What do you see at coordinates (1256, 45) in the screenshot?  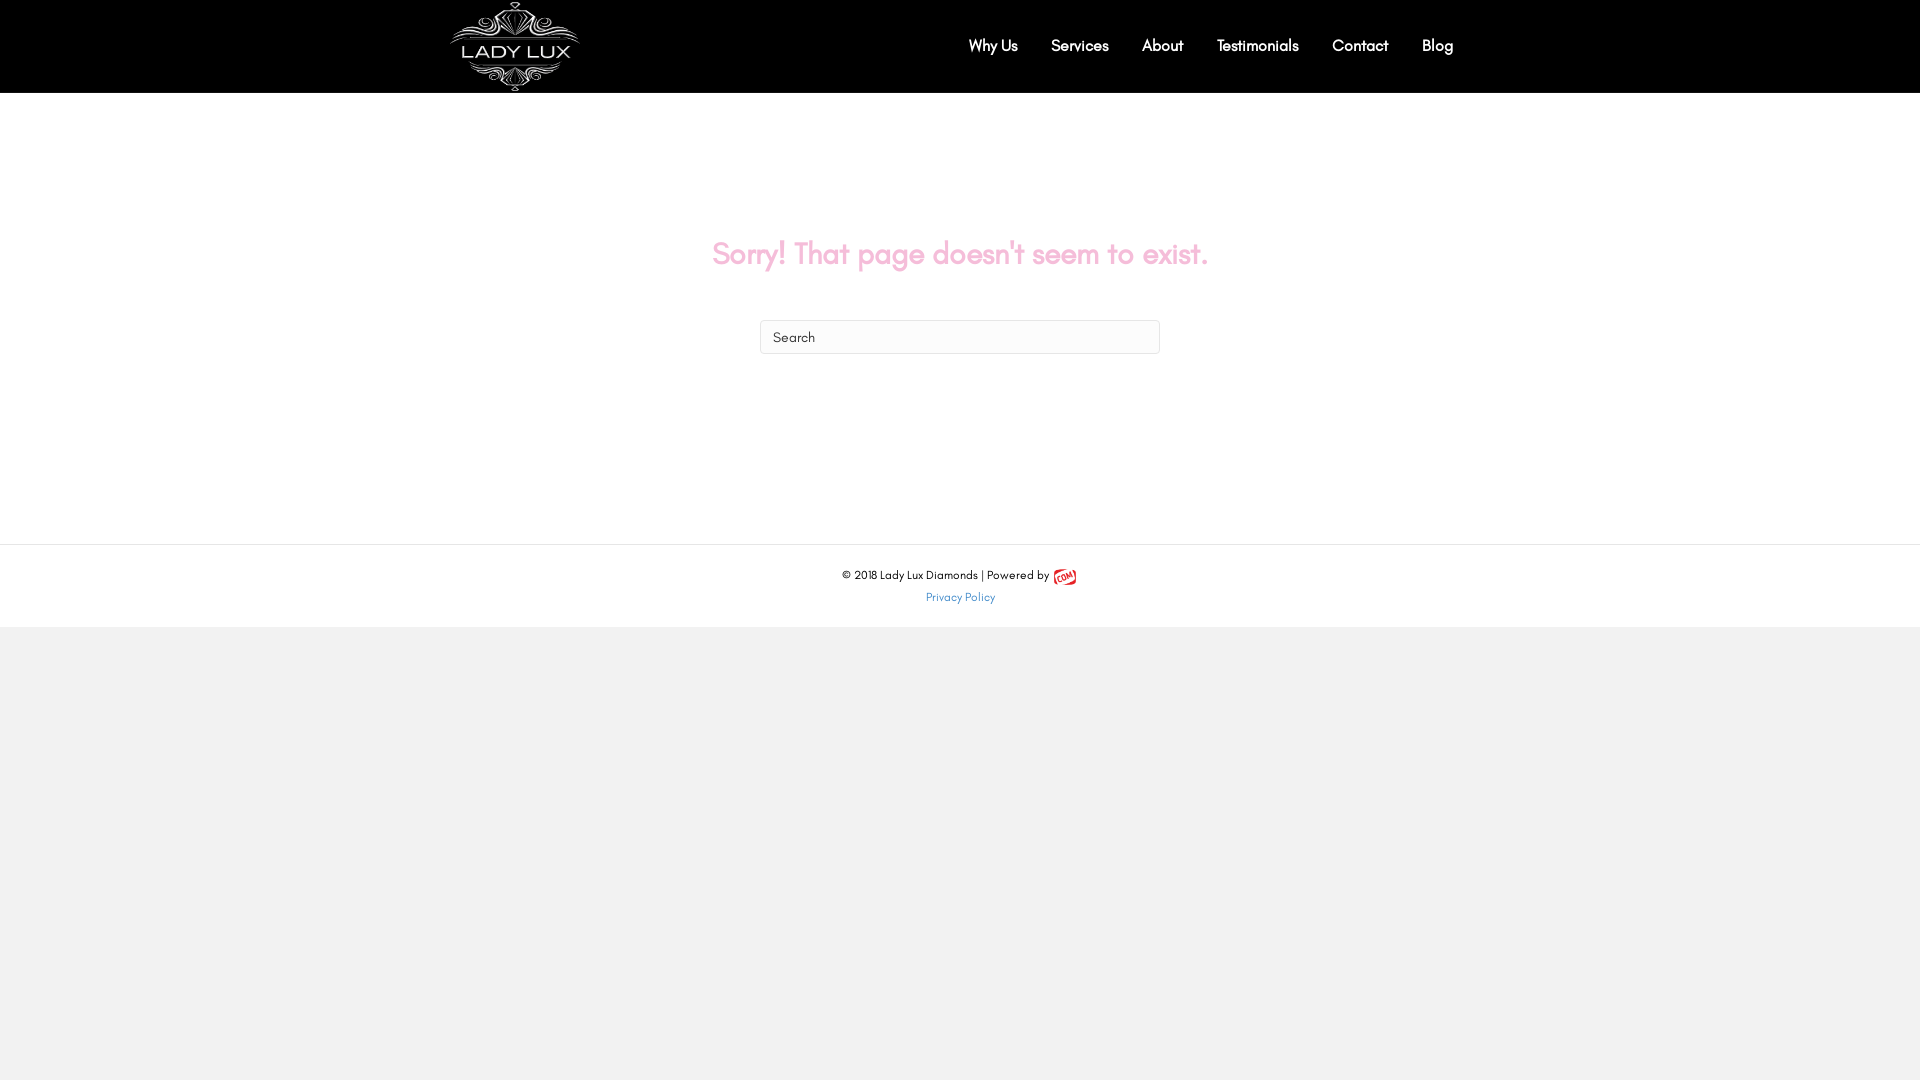 I see `'Testimonials'` at bounding box center [1256, 45].